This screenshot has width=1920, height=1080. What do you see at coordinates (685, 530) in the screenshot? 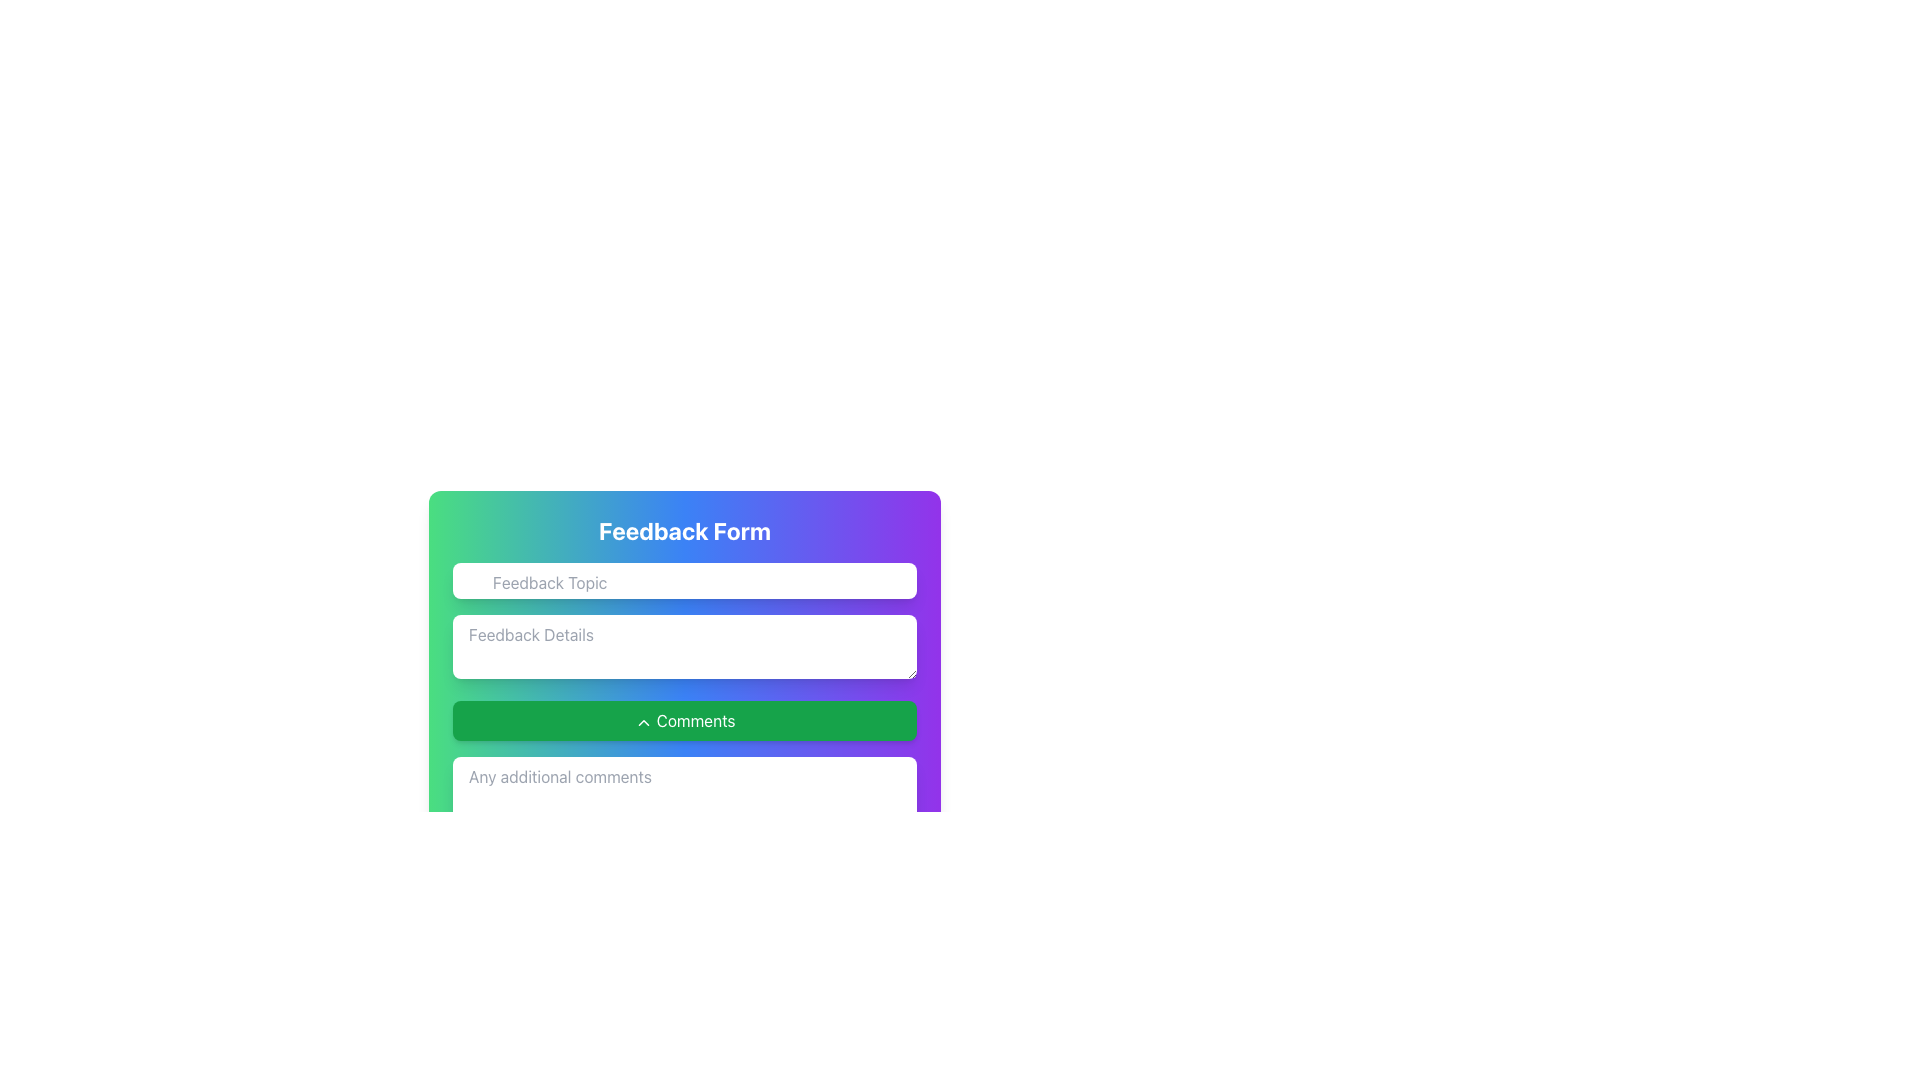
I see `the 'Feedback Form' text label, which is prominently displayed in bold white text on a gradient background at the top of the interface` at bounding box center [685, 530].